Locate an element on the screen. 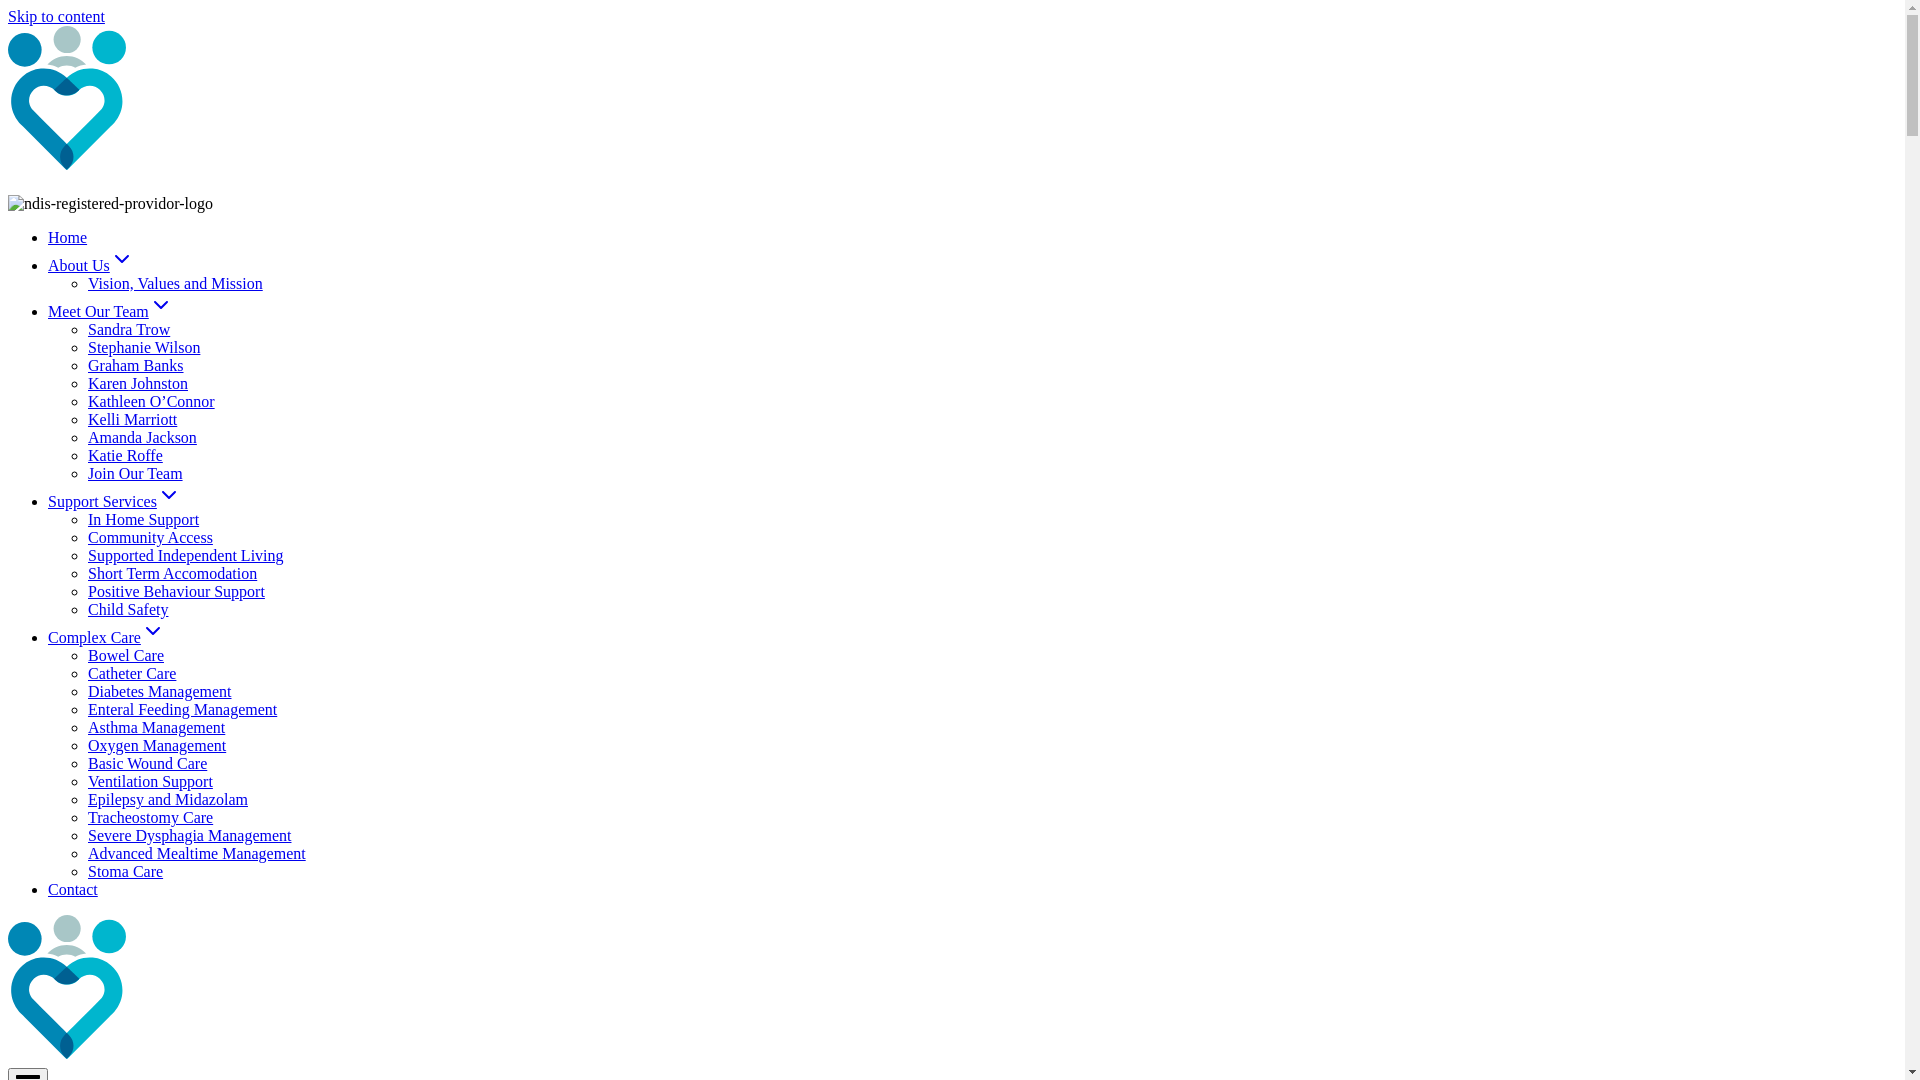 The image size is (1920, 1080). 'Home' is located at coordinates (48, 236).